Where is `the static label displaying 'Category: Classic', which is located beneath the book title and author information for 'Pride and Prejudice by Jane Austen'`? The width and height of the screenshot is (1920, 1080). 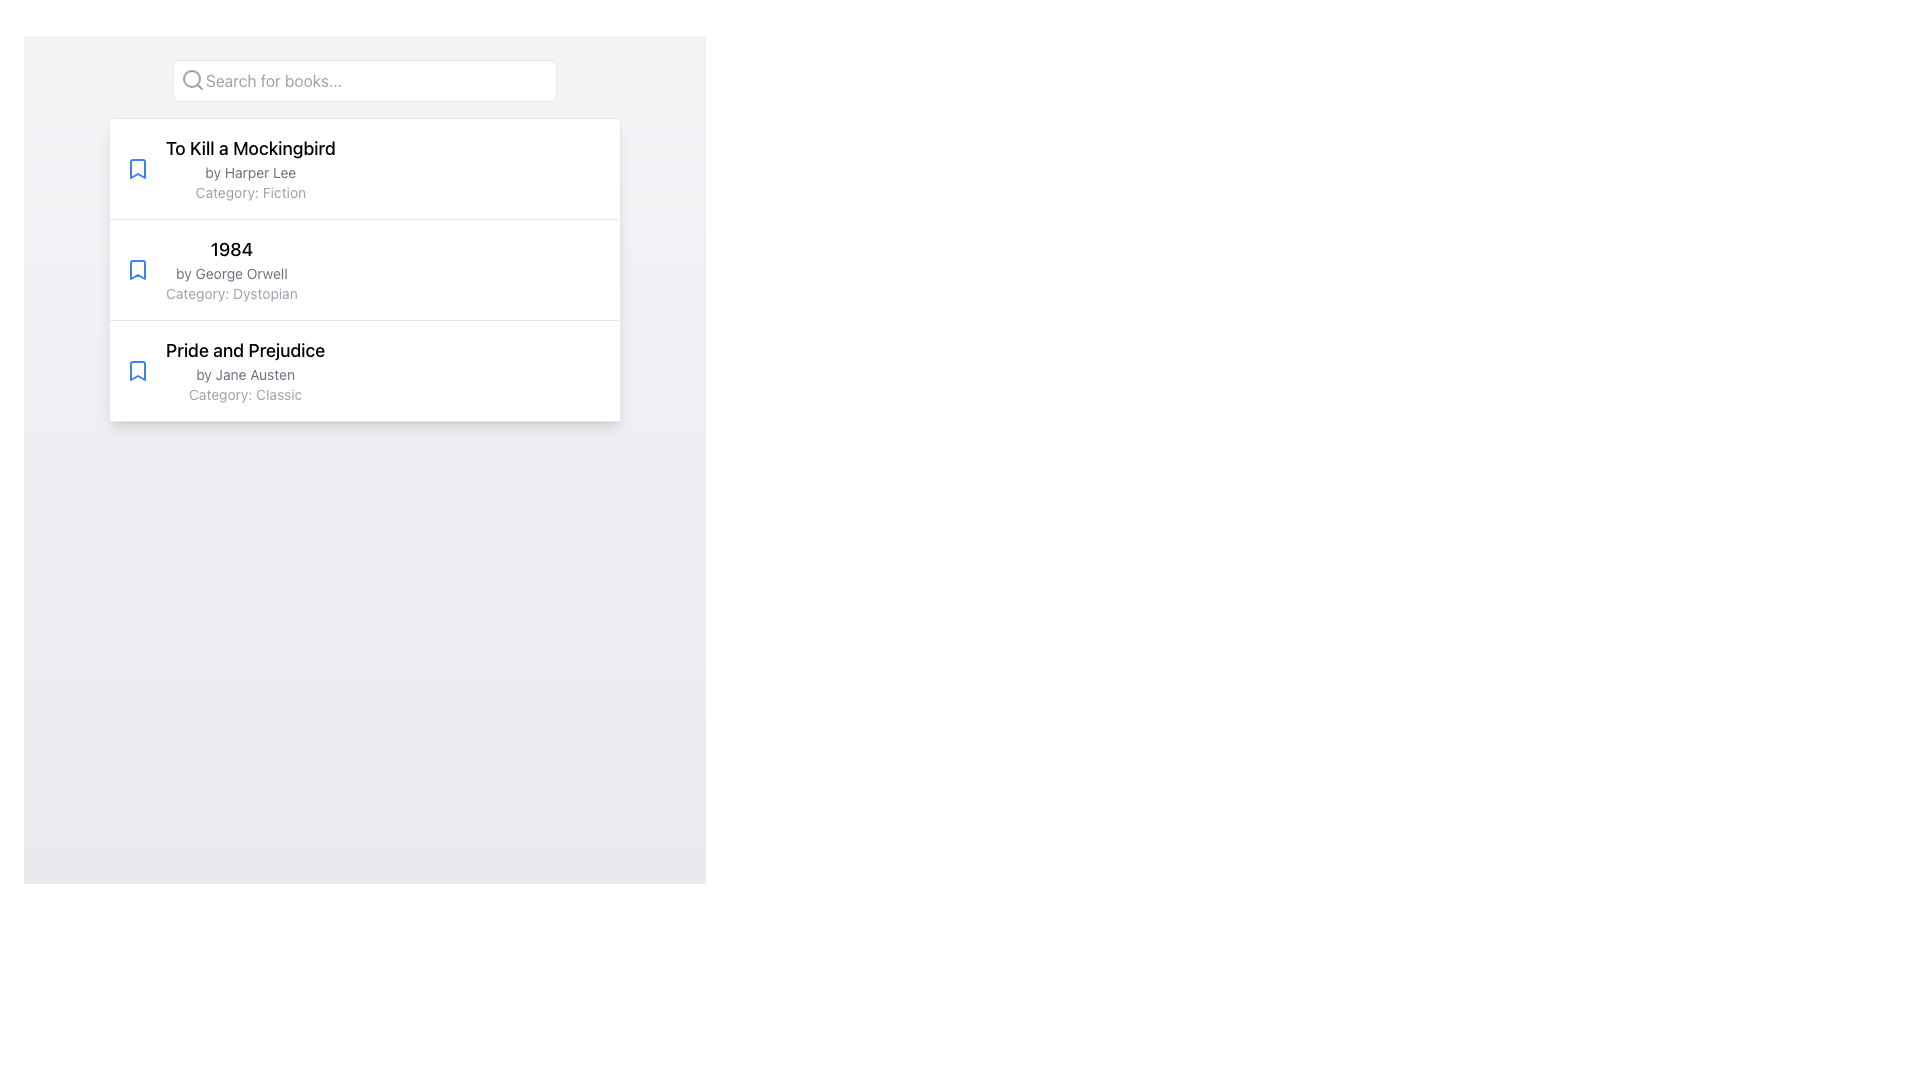 the static label displaying 'Category: Classic', which is located beneath the book title and author information for 'Pride and Prejudice by Jane Austen' is located at coordinates (244, 394).